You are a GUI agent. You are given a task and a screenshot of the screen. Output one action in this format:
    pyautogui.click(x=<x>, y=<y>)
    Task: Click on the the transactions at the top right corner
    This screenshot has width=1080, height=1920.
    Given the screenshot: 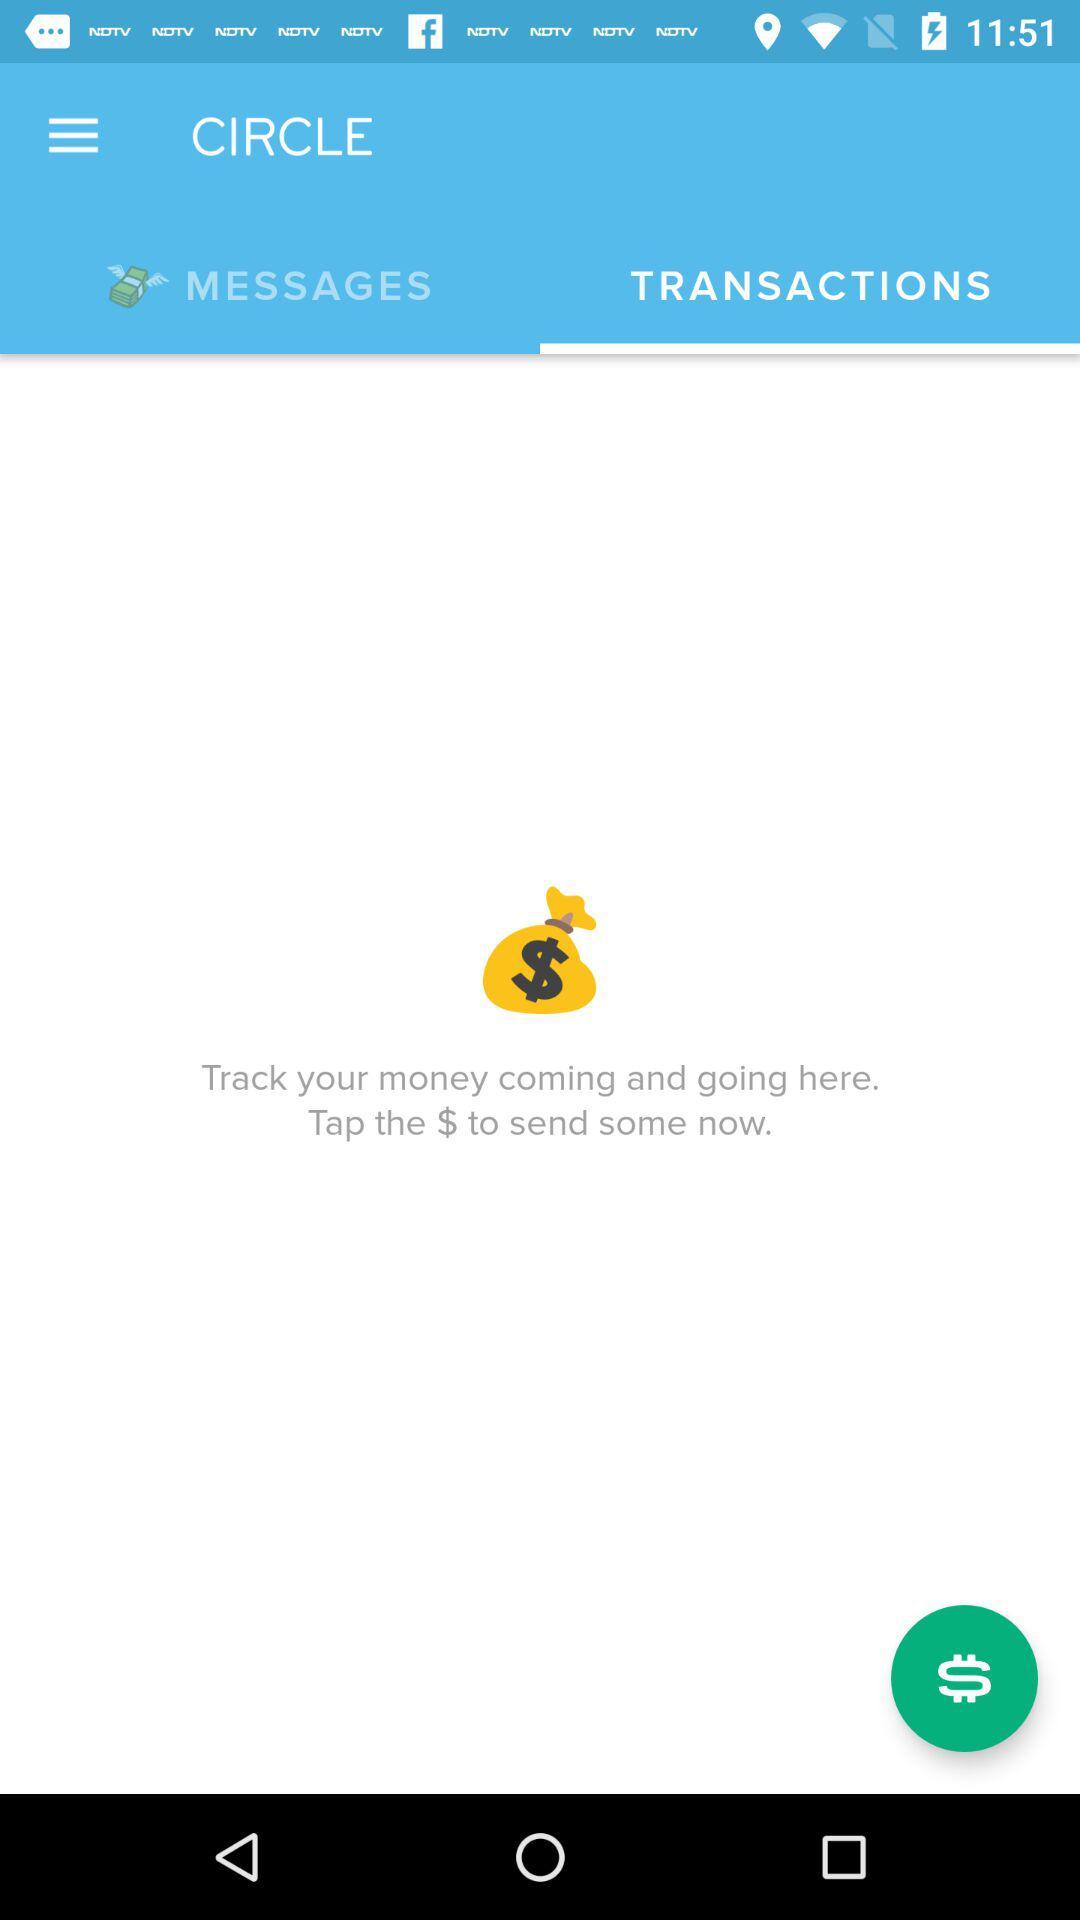 What is the action you would take?
    pyautogui.click(x=810, y=285)
    